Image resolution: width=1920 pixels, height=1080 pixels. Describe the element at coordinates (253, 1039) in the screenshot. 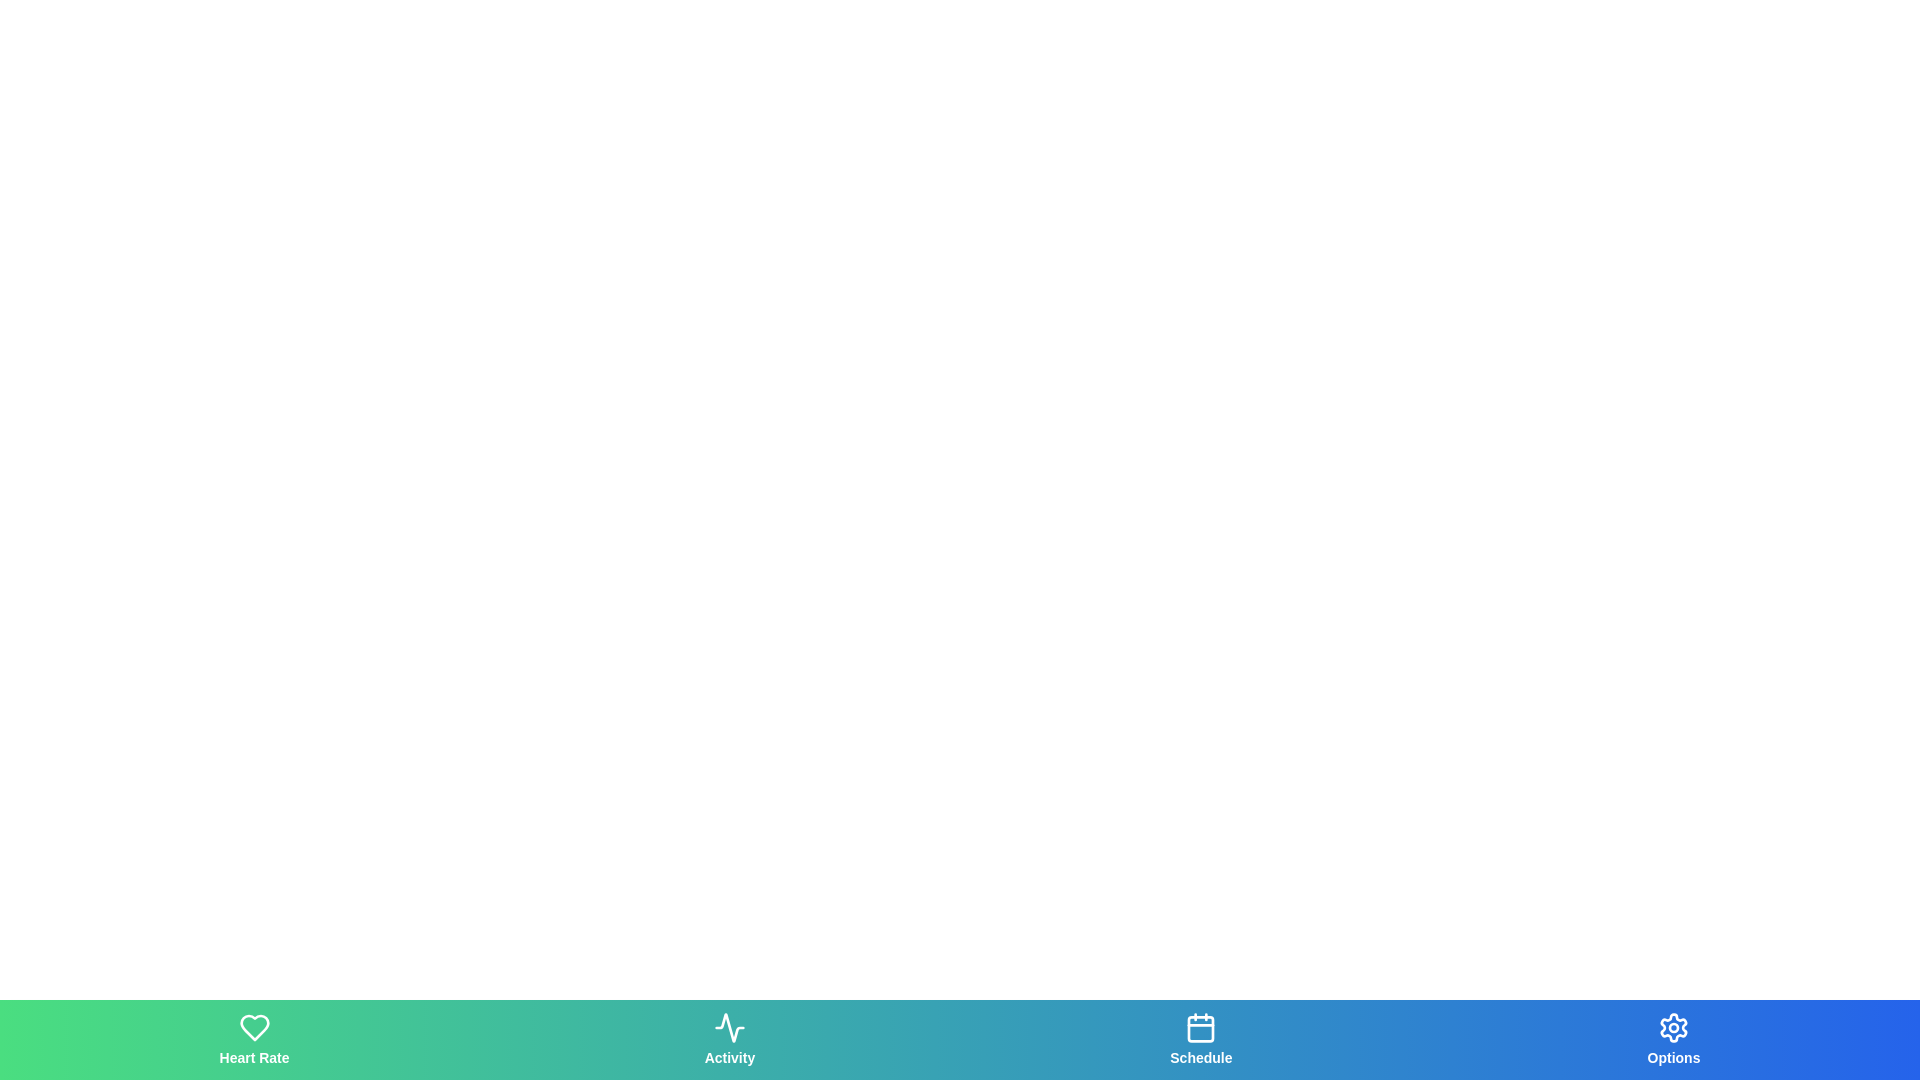

I see `the tab labeled Heart Rate to observe its hover effects` at that location.